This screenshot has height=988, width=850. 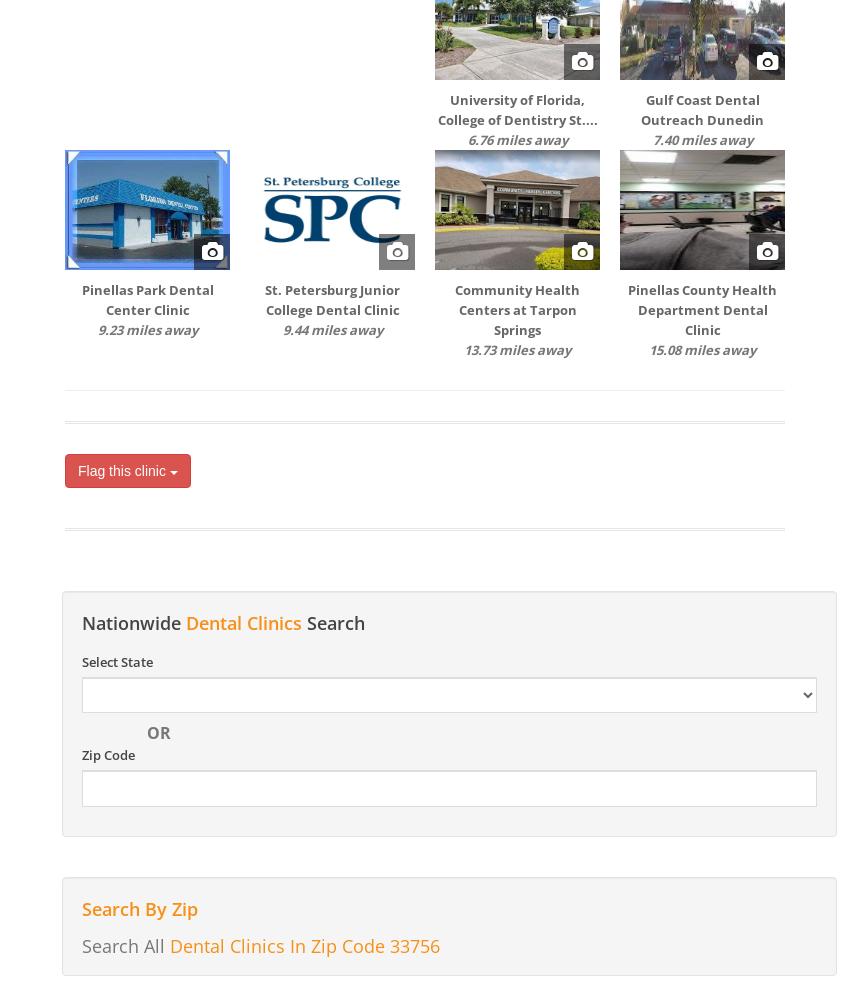 What do you see at coordinates (515, 138) in the screenshot?
I see `'6.76 miles away'` at bounding box center [515, 138].